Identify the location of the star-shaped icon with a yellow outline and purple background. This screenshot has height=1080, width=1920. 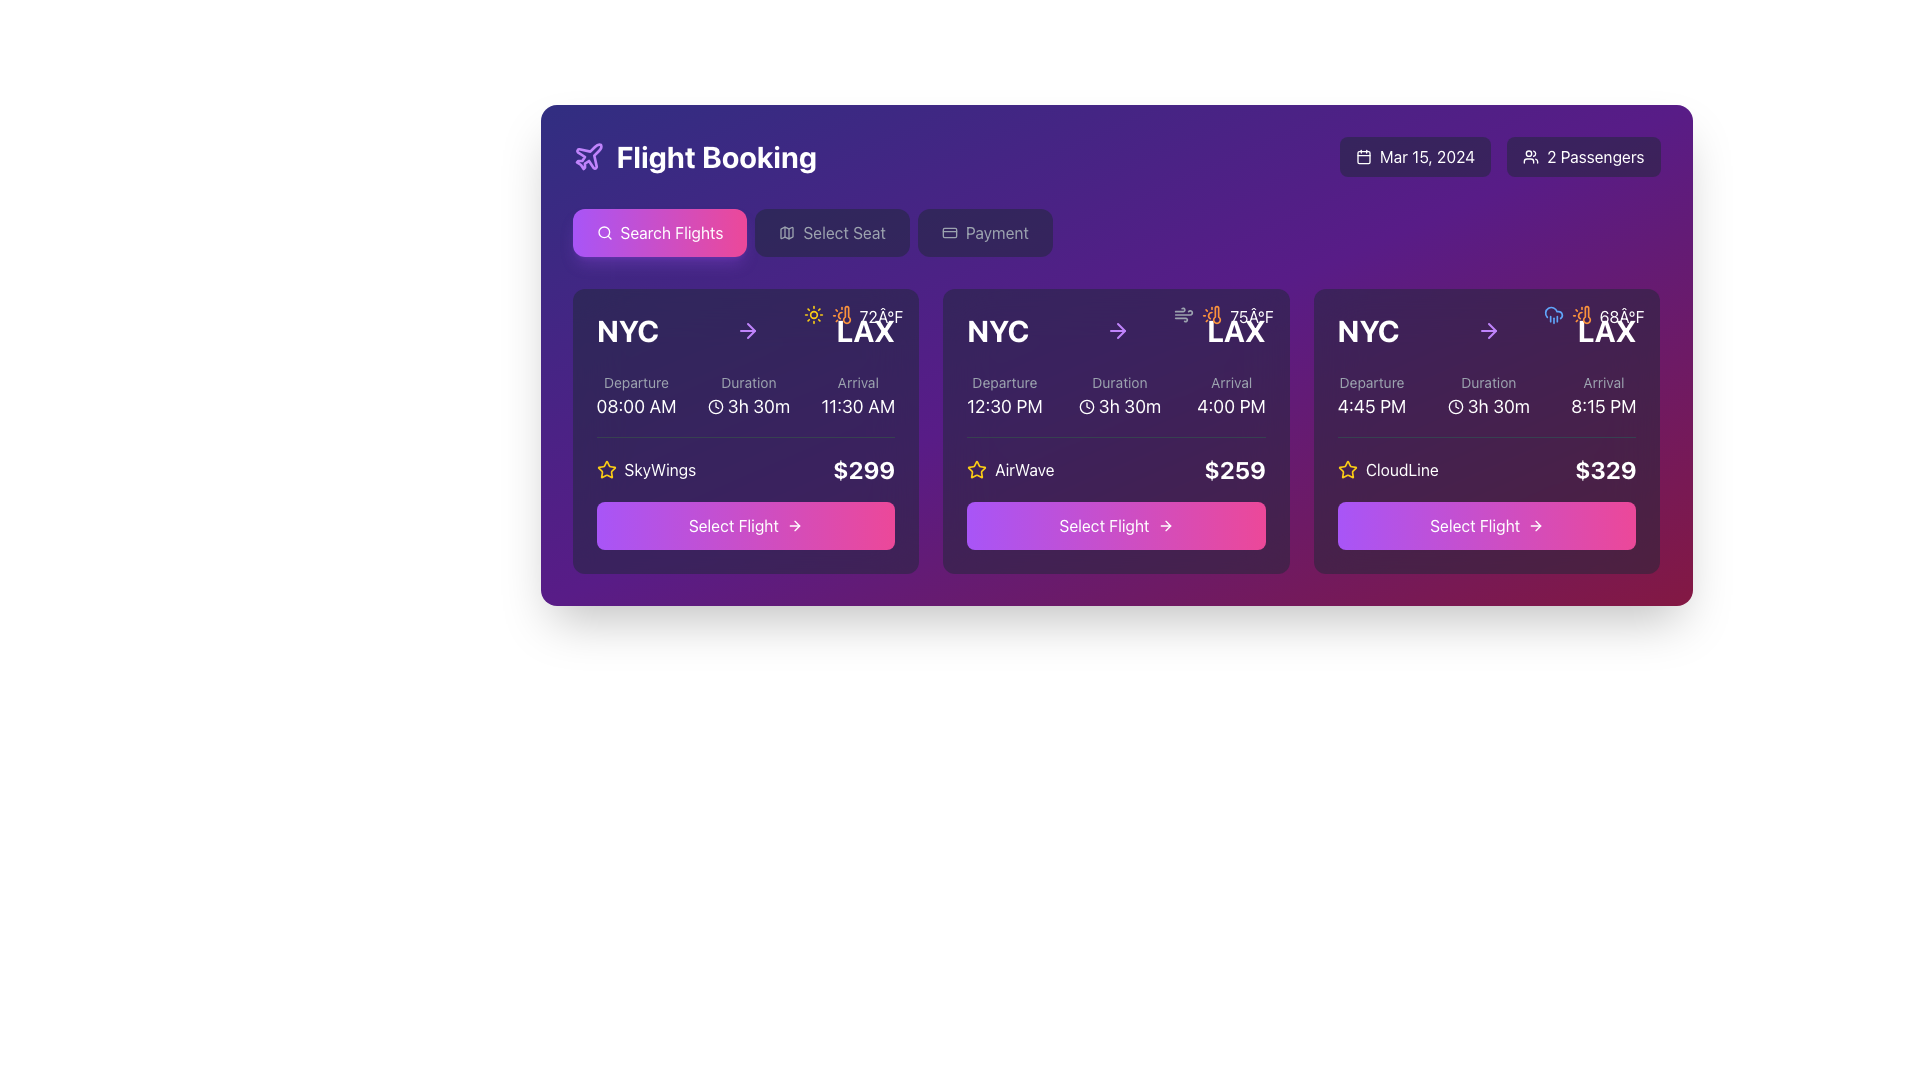
(977, 470).